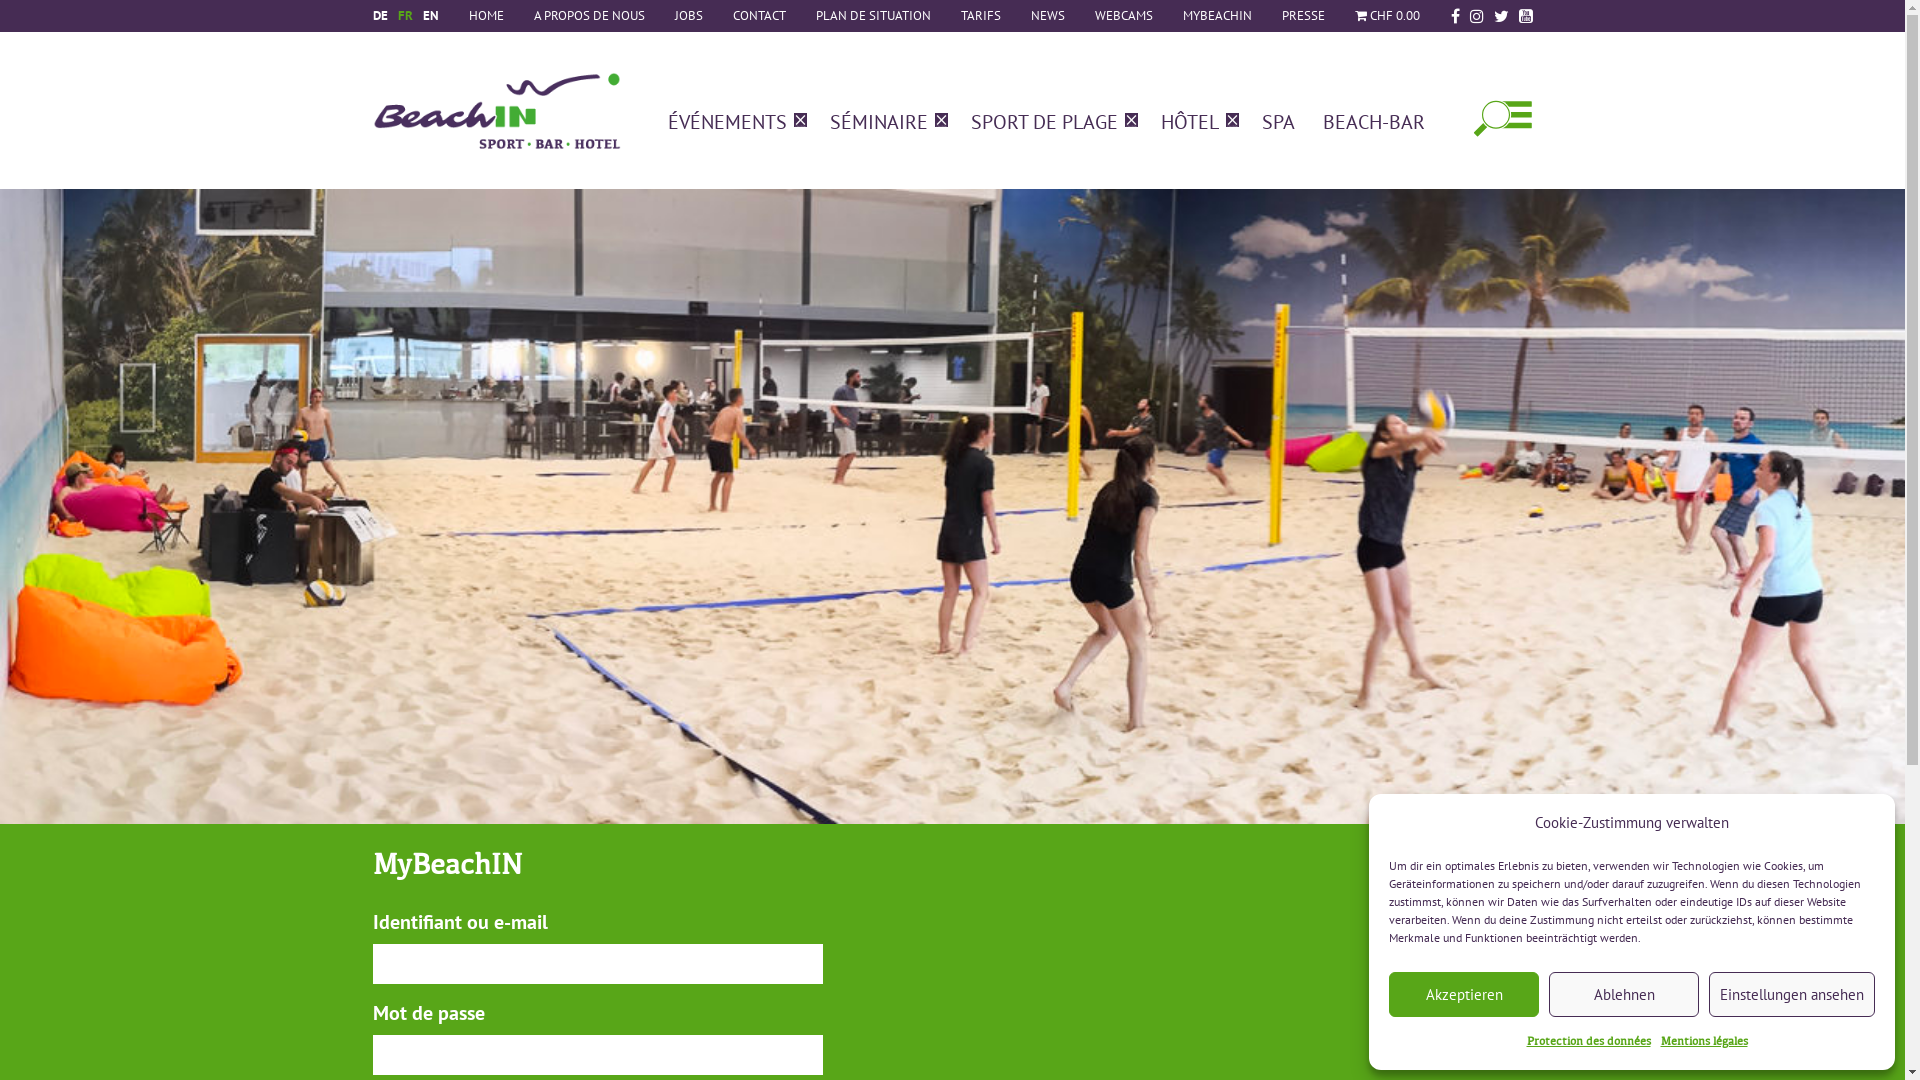 The image size is (1920, 1080). What do you see at coordinates (1623, 994) in the screenshot?
I see `'Ablehnen'` at bounding box center [1623, 994].